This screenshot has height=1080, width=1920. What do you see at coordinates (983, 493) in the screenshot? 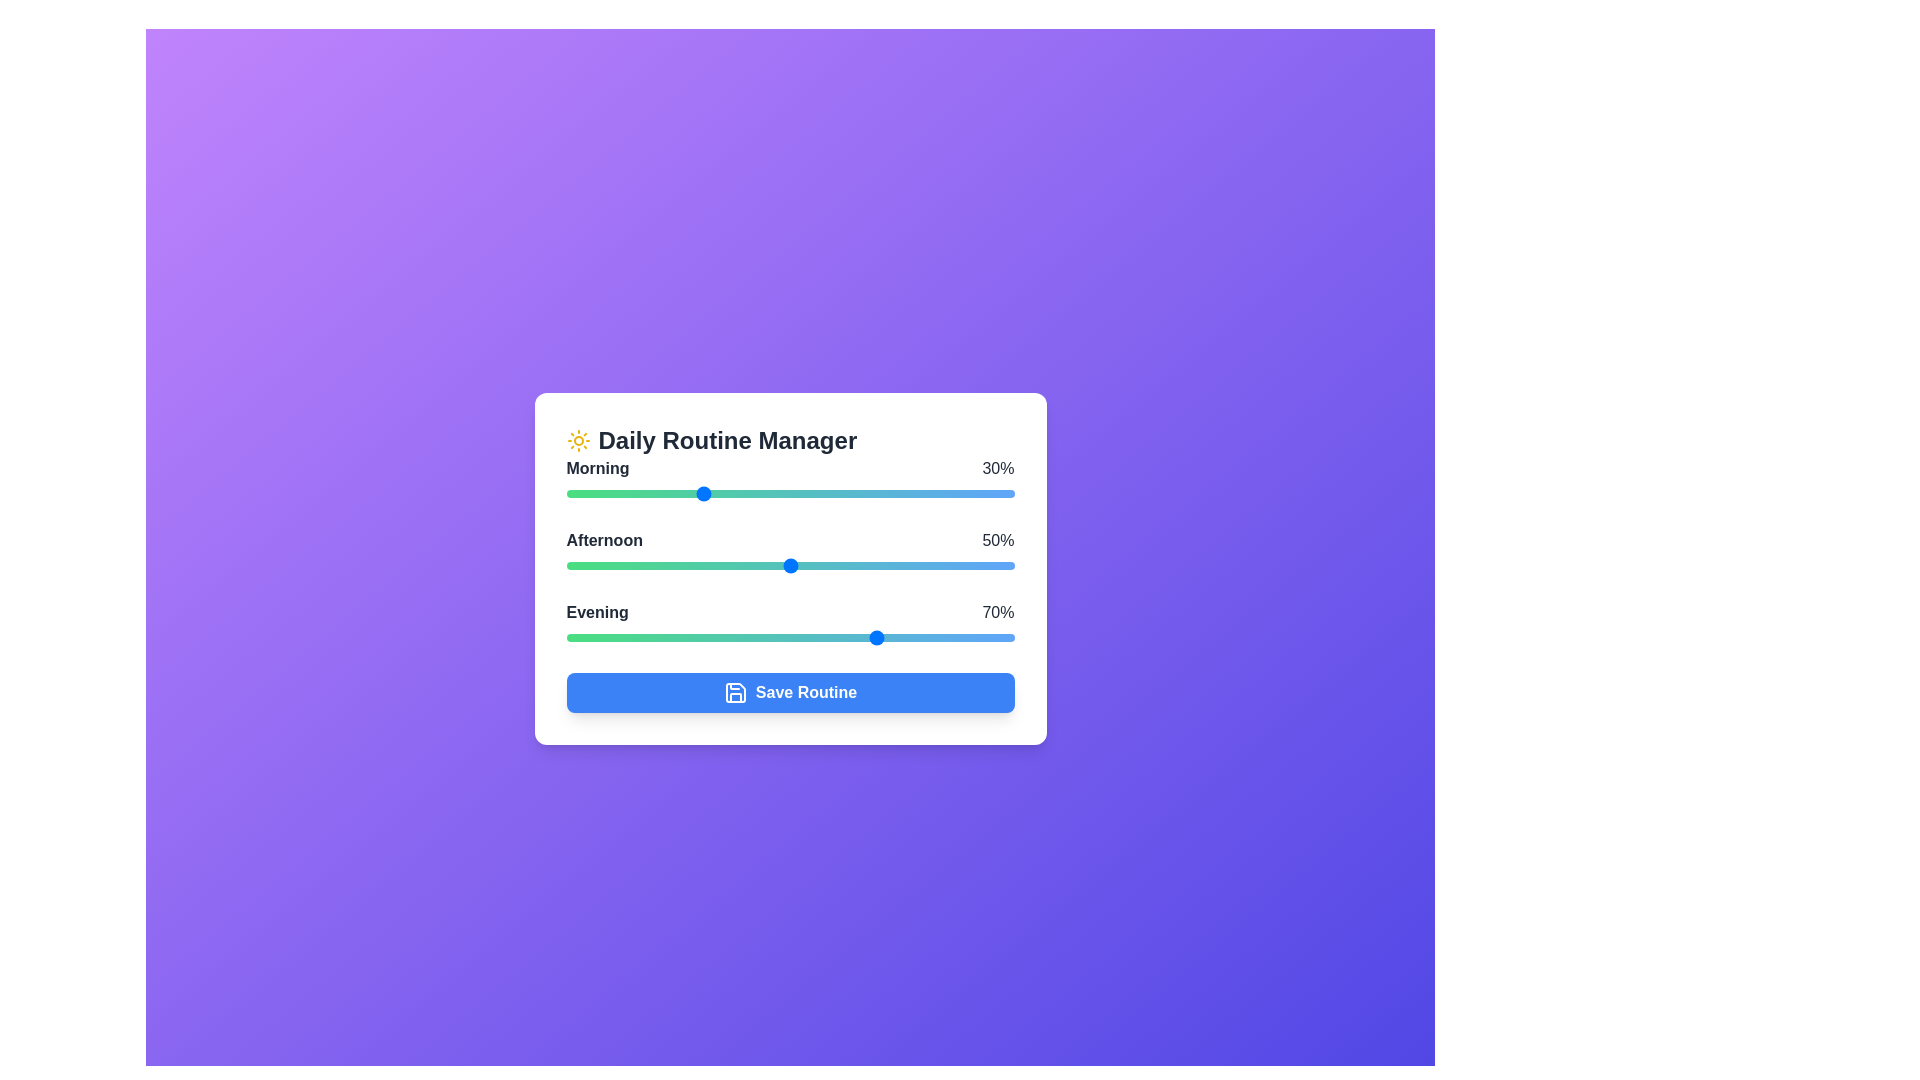
I see `the Morning task slider to 93%` at bounding box center [983, 493].